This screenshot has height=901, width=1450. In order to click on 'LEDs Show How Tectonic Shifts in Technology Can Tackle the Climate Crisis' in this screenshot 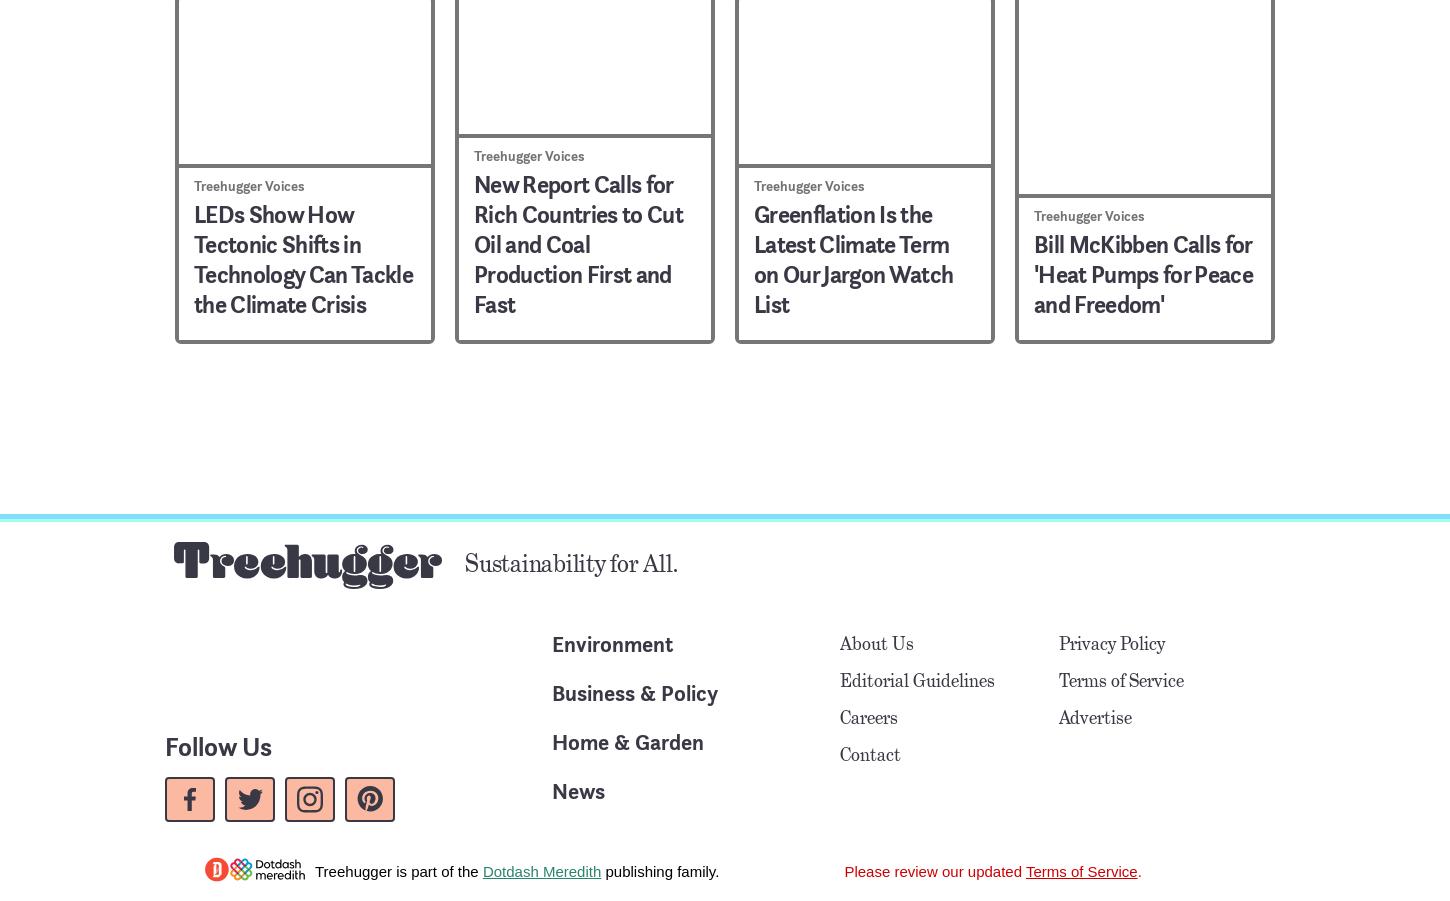, I will do `click(193, 258)`.